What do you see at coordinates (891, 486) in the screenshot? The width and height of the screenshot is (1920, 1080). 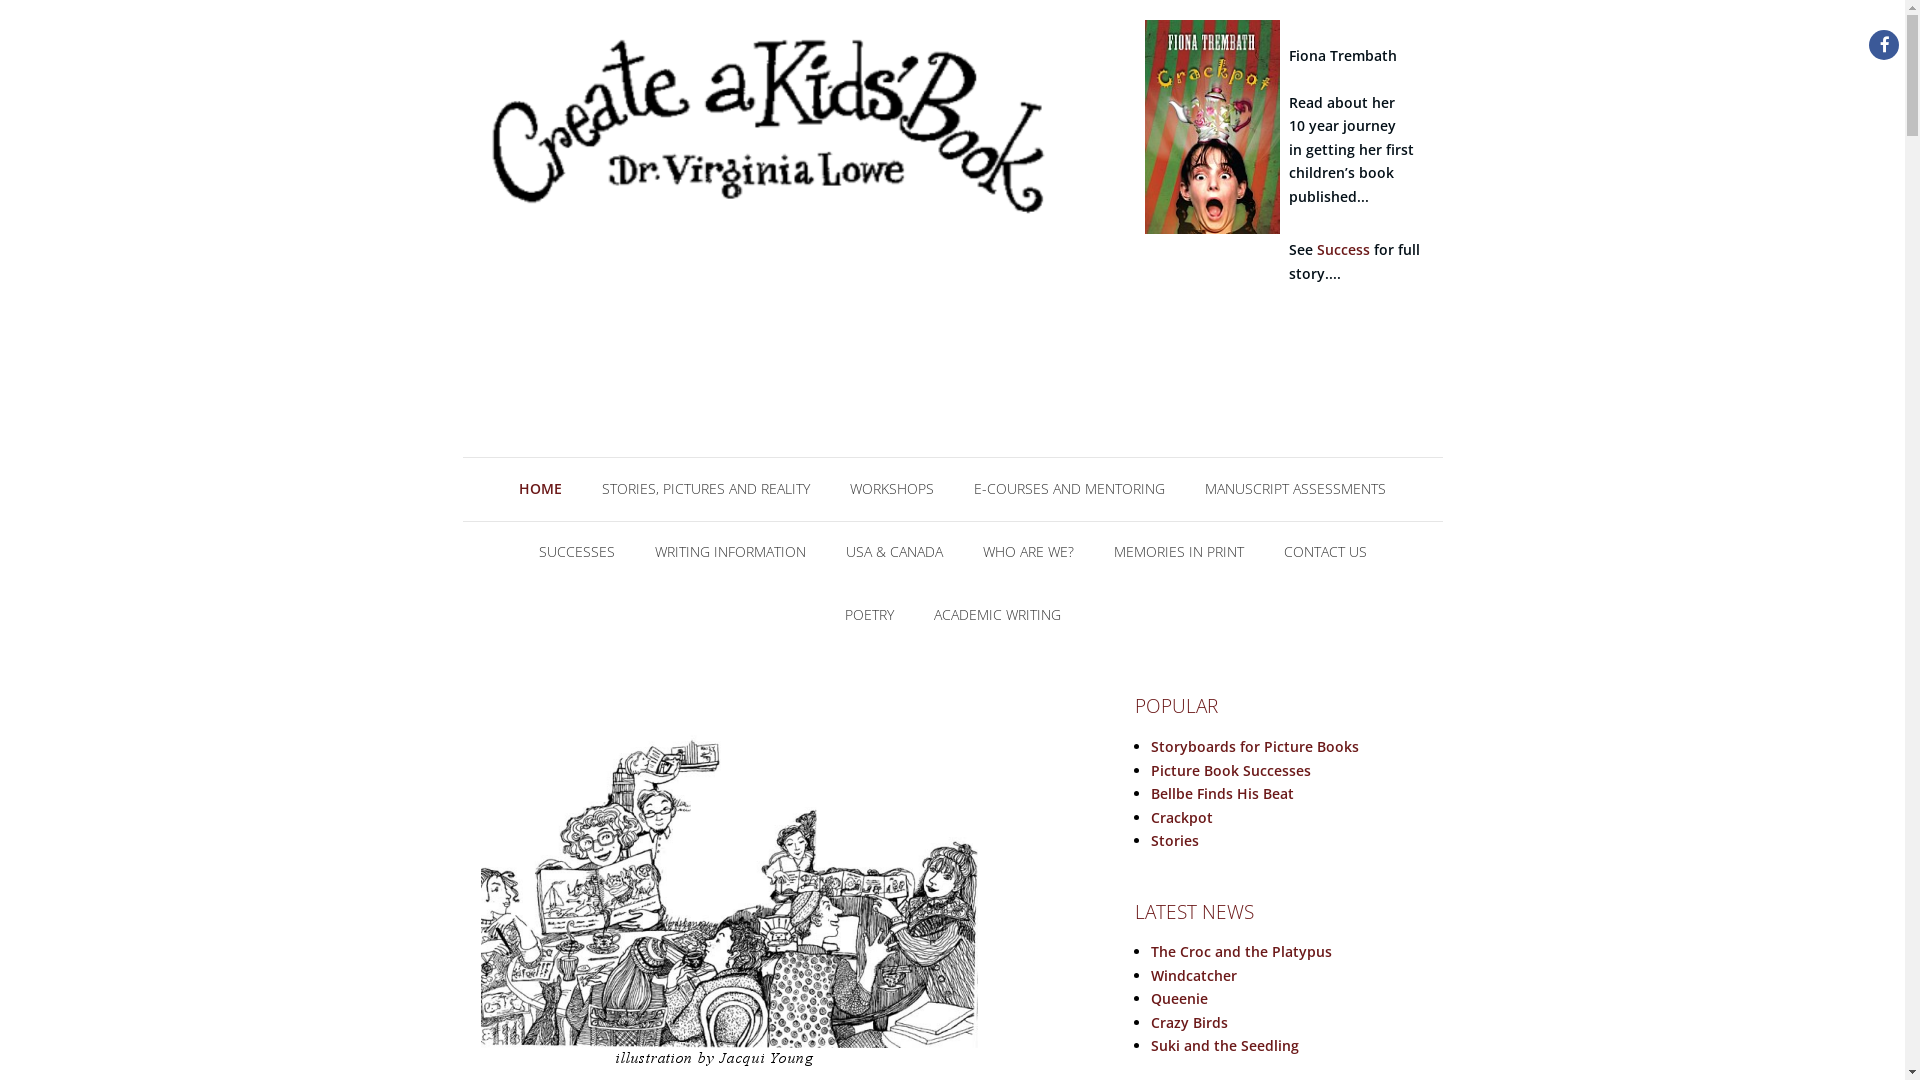 I see `'WORKSHOPS'` at bounding box center [891, 486].